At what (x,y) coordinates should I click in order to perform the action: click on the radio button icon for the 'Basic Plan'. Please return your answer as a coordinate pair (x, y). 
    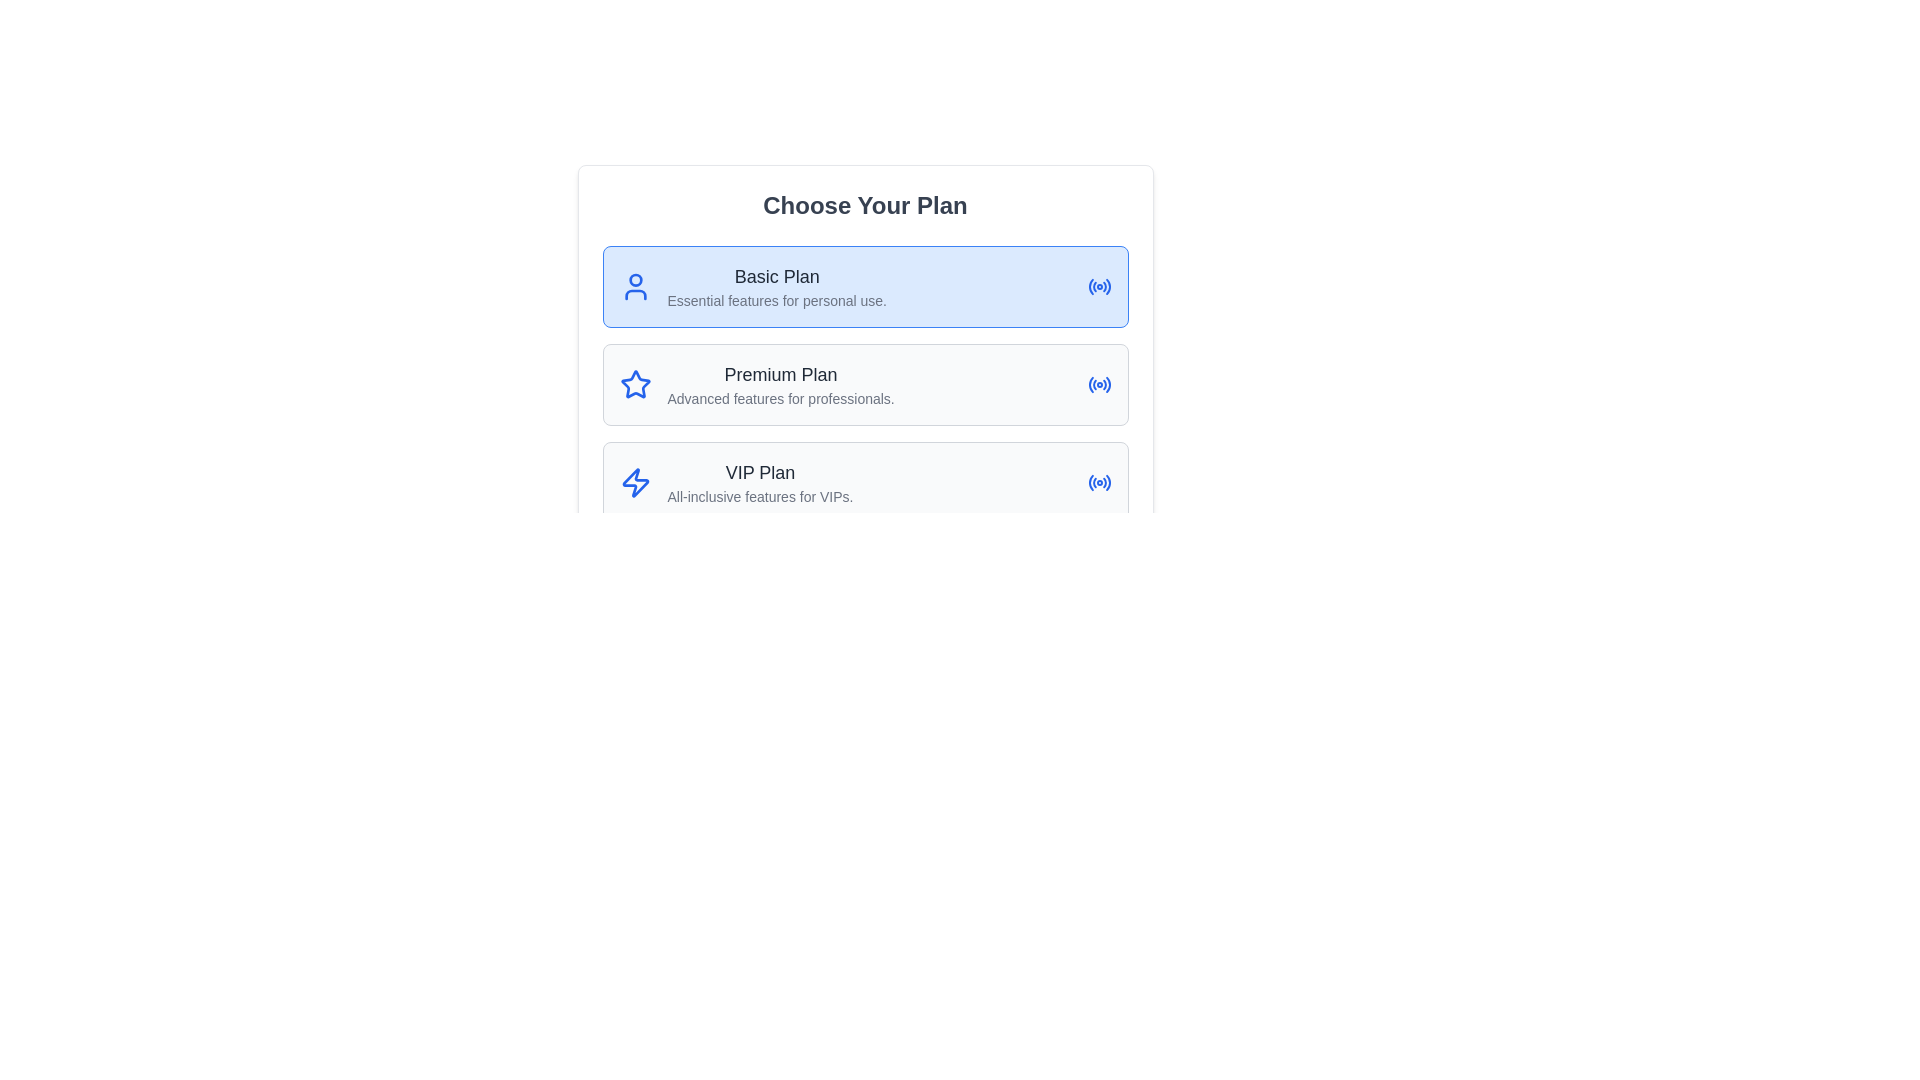
    Looking at the image, I should click on (1098, 286).